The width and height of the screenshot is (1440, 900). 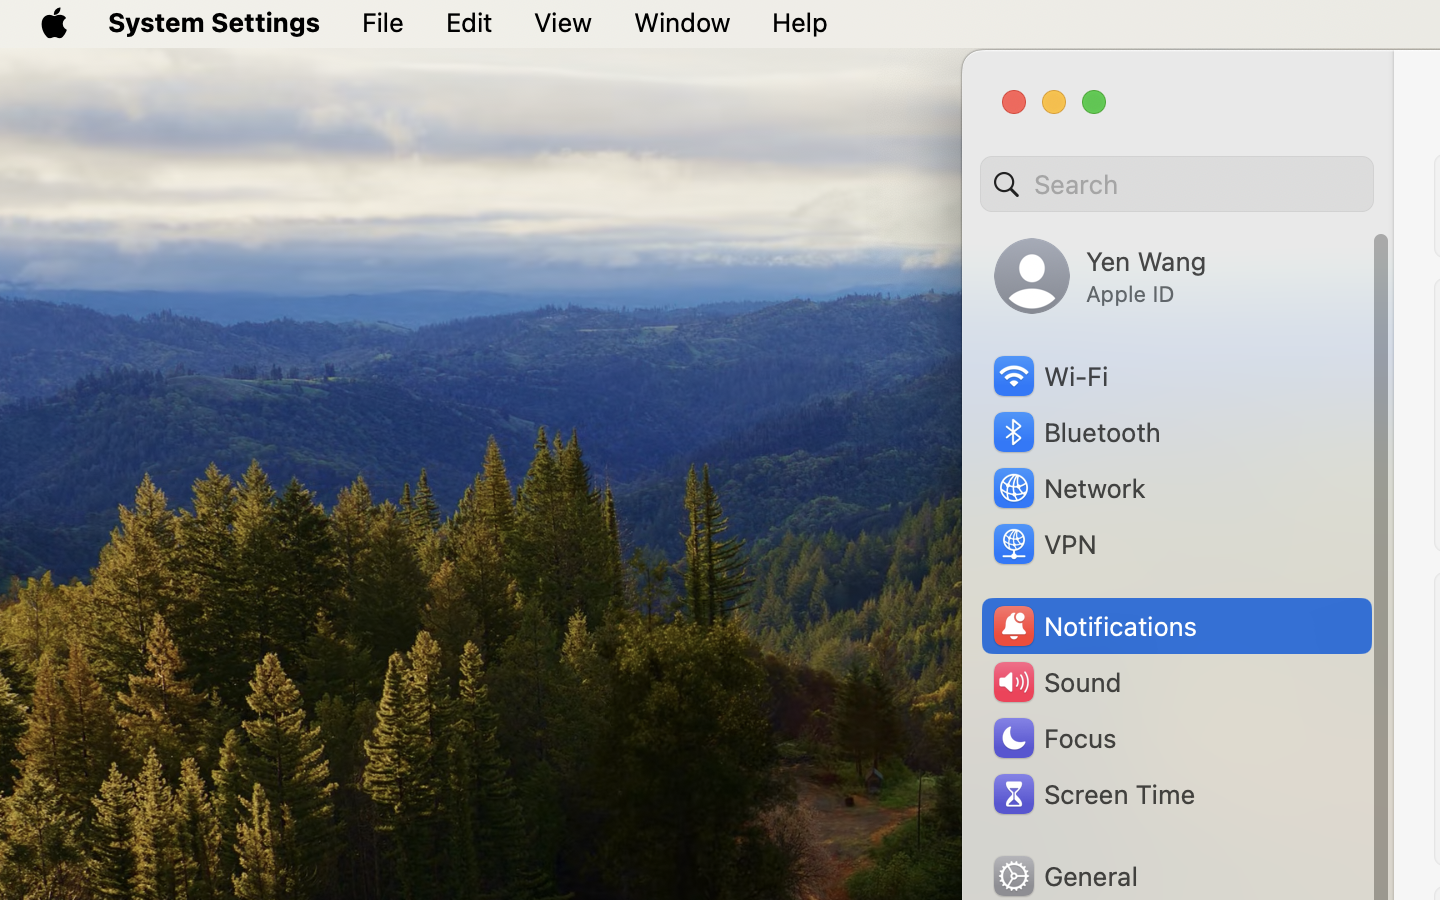 What do you see at coordinates (1049, 376) in the screenshot?
I see `'Wi‑Fi'` at bounding box center [1049, 376].